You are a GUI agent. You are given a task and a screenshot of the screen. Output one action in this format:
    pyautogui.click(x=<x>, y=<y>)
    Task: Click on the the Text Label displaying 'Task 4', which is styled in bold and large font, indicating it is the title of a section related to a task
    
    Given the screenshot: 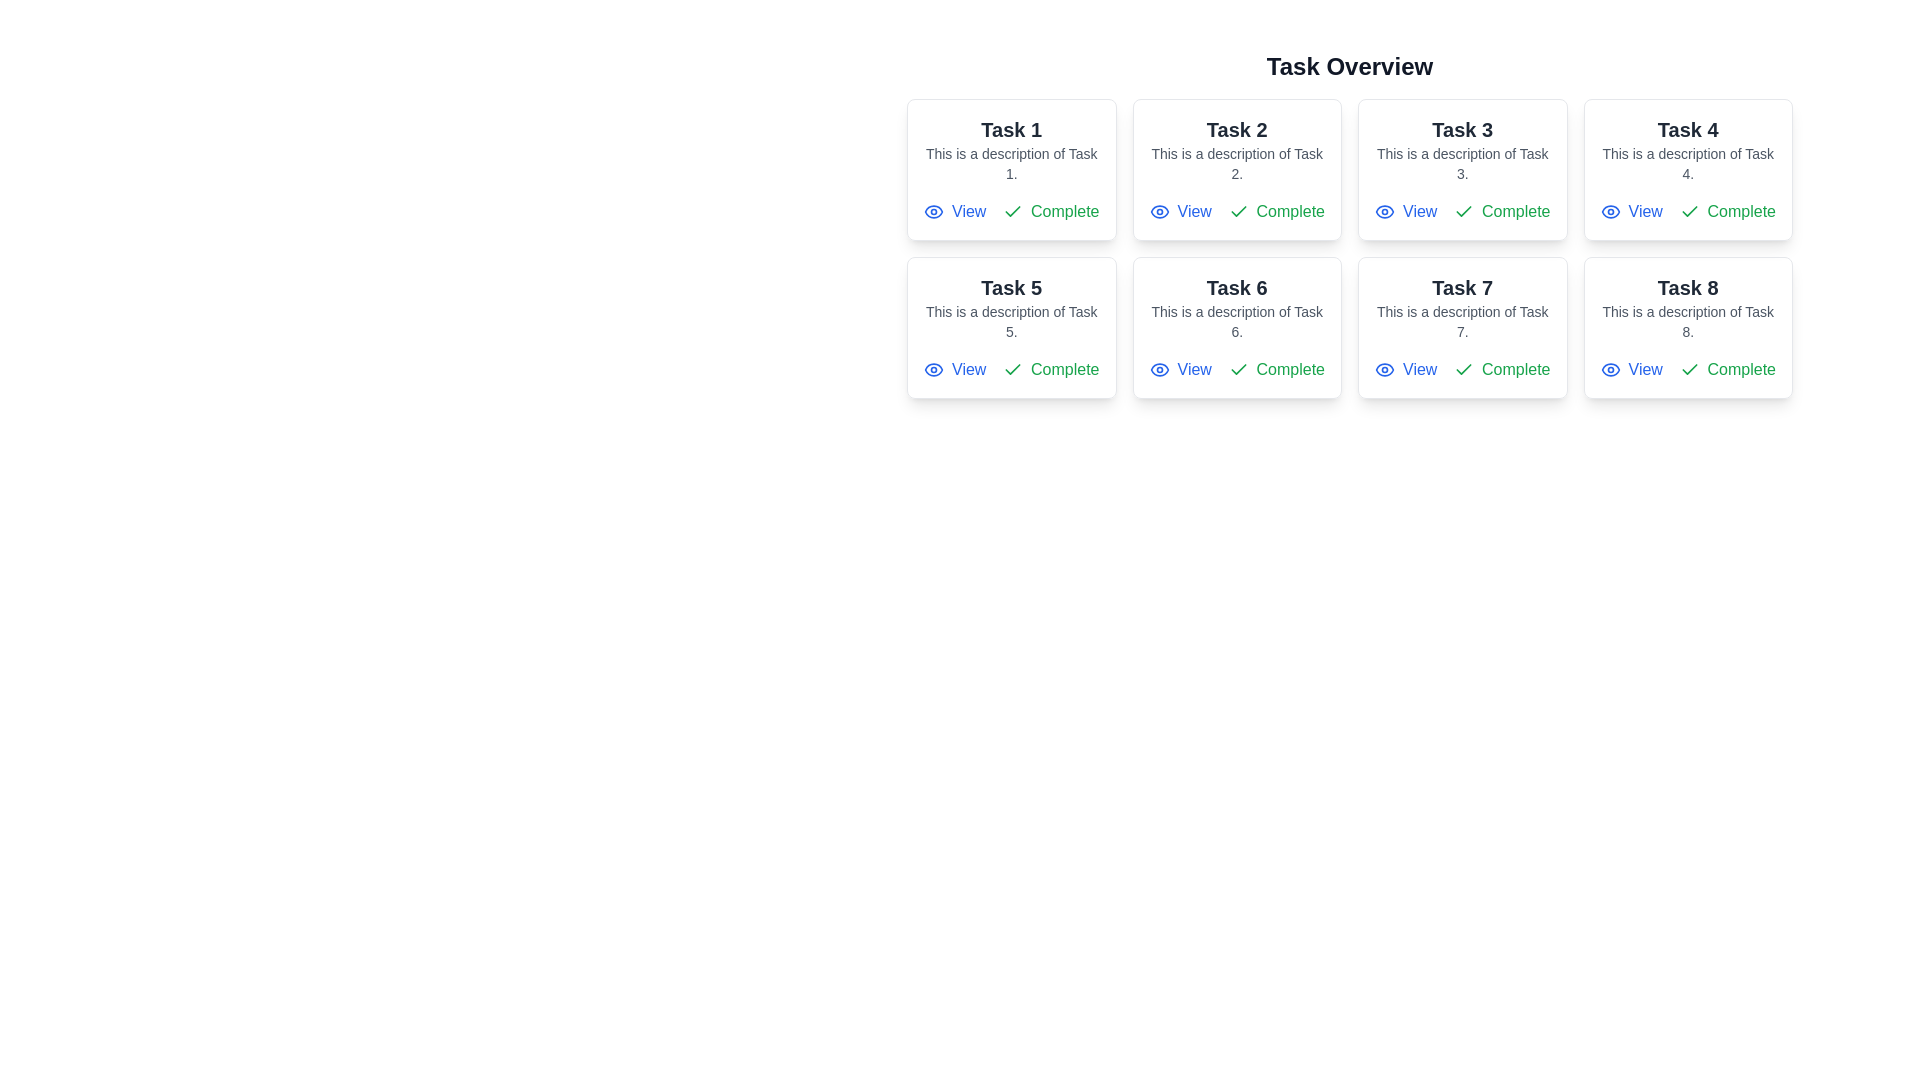 What is the action you would take?
    pyautogui.click(x=1687, y=130)
    